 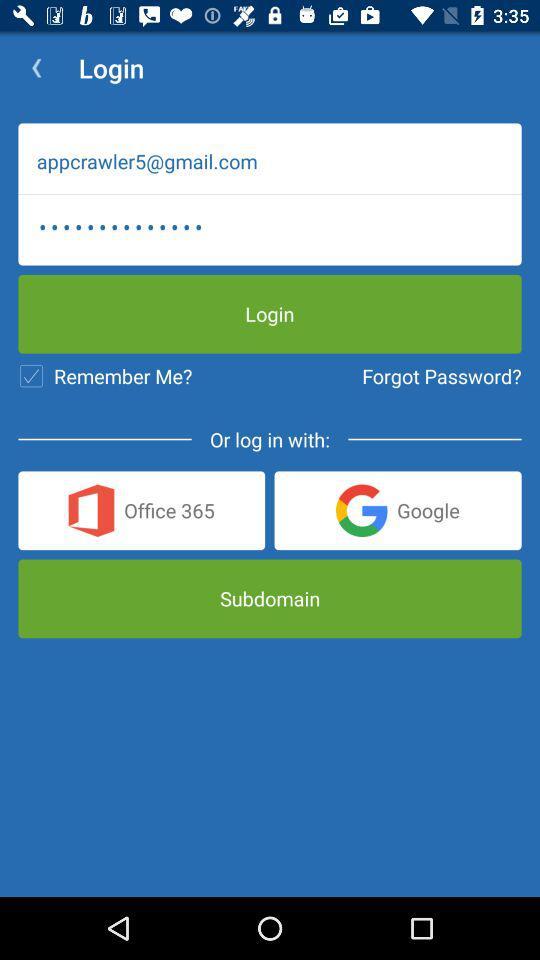 What do you see at coordinates (441, 375) in the screenshot?
I see `item next to remember me? item` at bounding box center [441, 375].